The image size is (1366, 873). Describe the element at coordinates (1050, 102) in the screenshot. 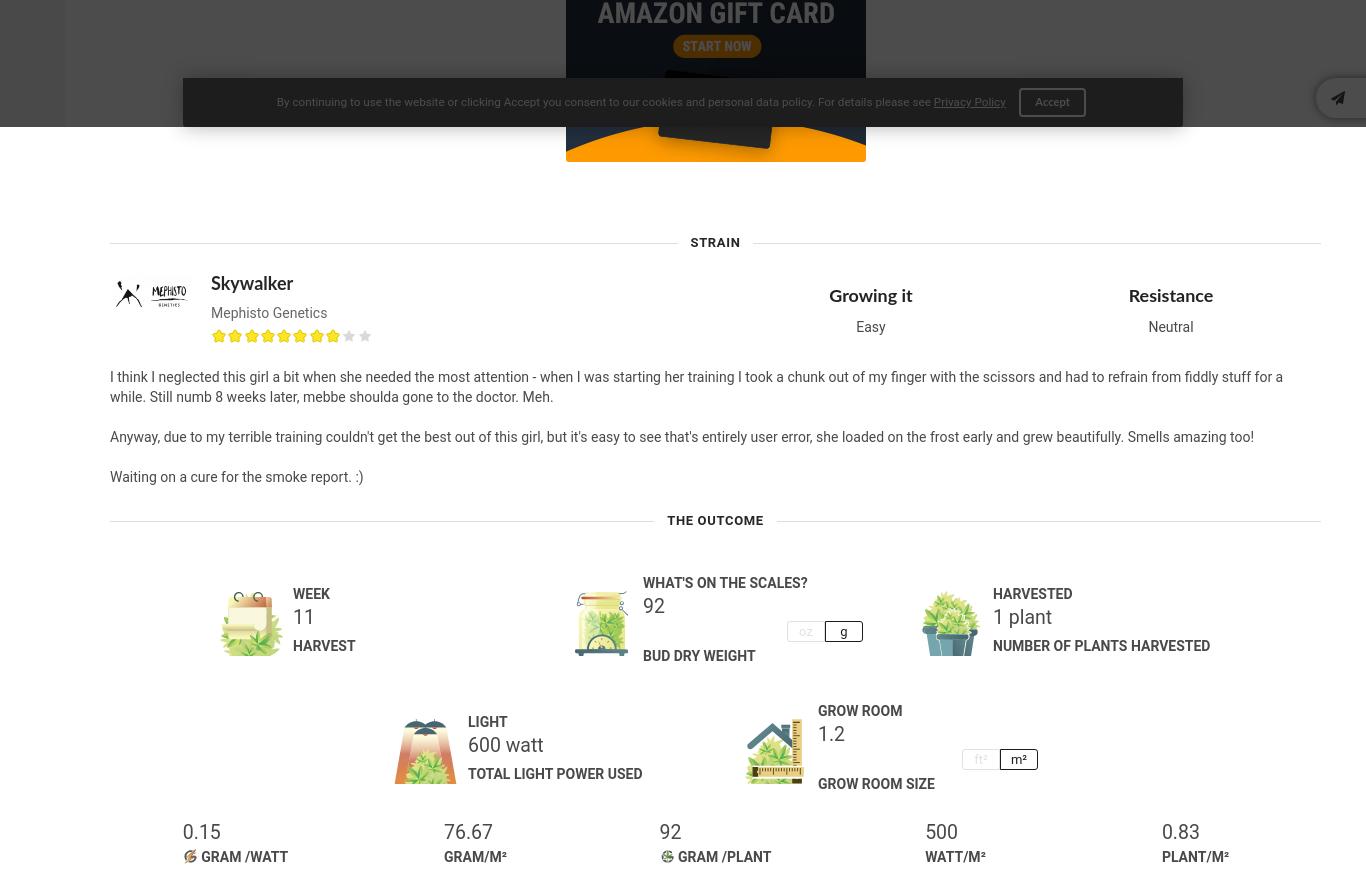

I see `'Accept'` at that location.